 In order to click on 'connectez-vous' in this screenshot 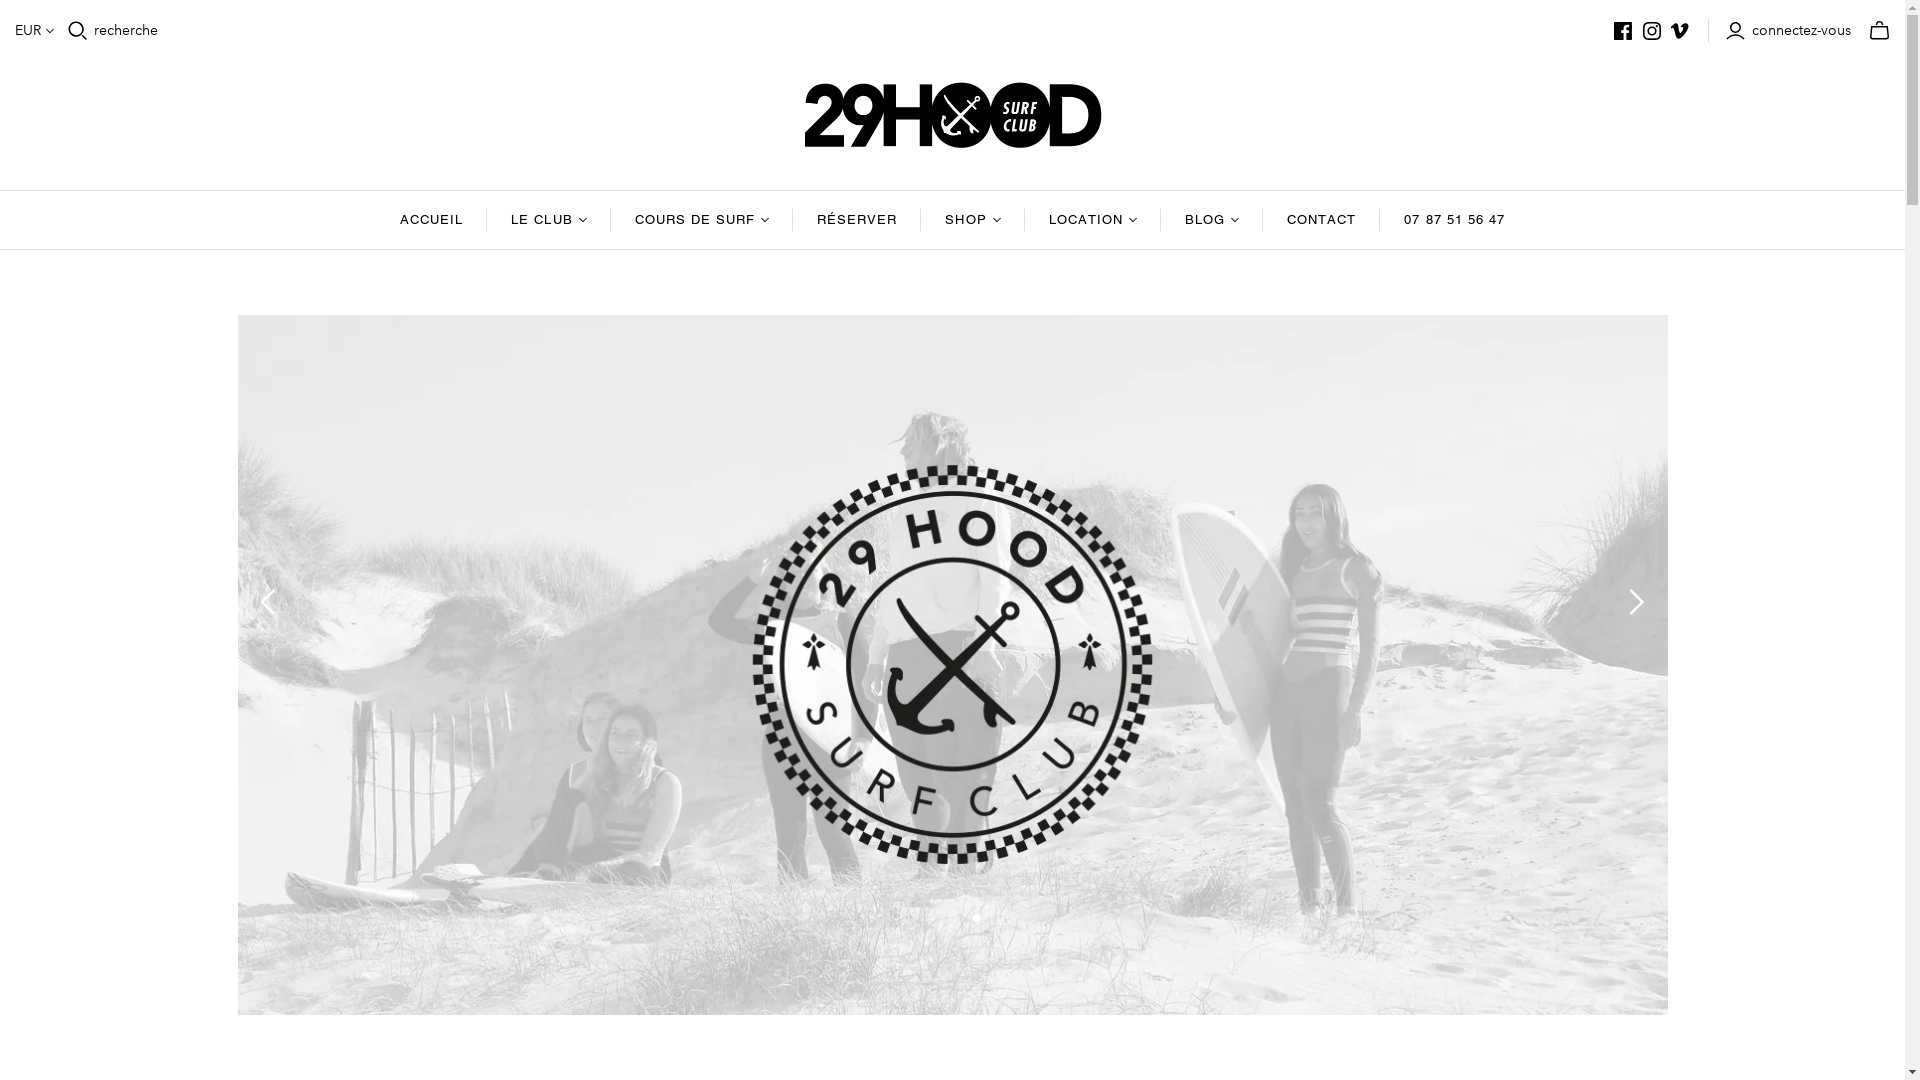, I will do `click(1723, 30)`.